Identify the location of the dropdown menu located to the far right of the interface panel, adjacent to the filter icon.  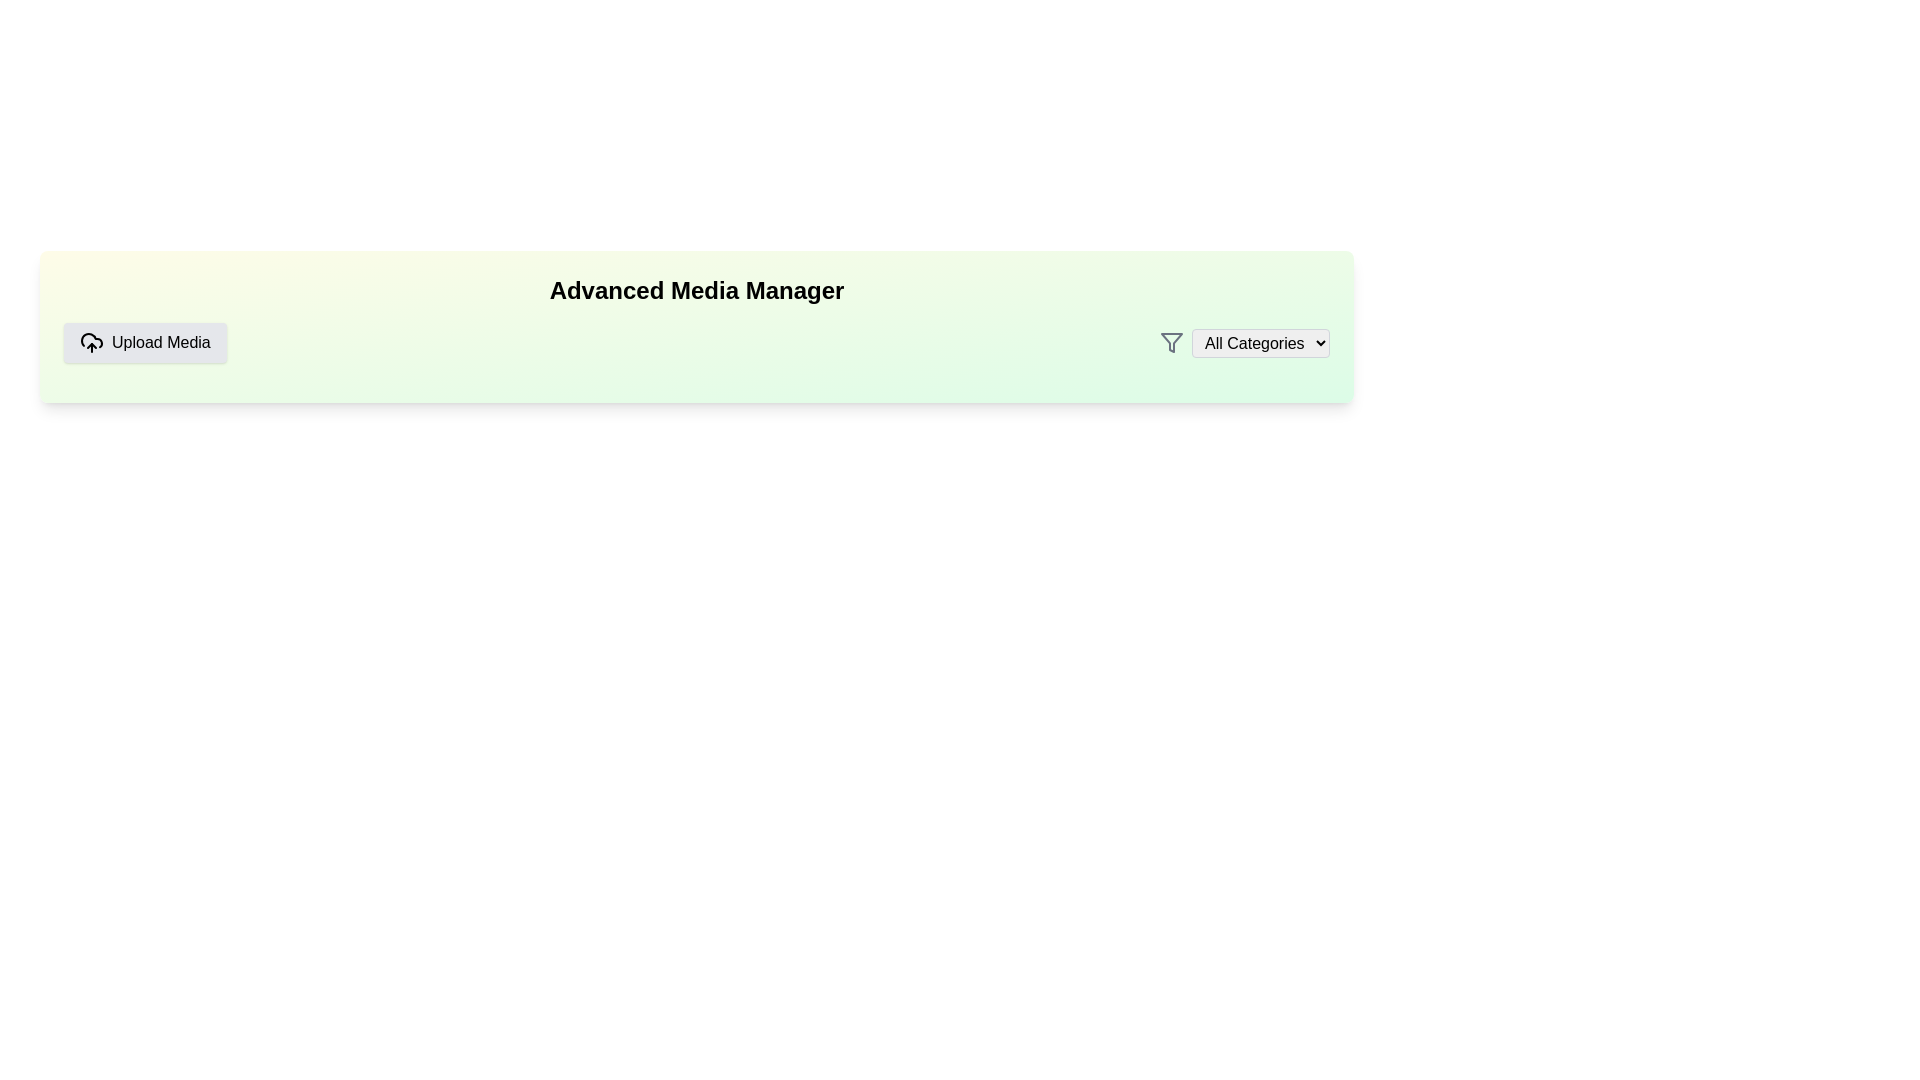
(1260, 342).